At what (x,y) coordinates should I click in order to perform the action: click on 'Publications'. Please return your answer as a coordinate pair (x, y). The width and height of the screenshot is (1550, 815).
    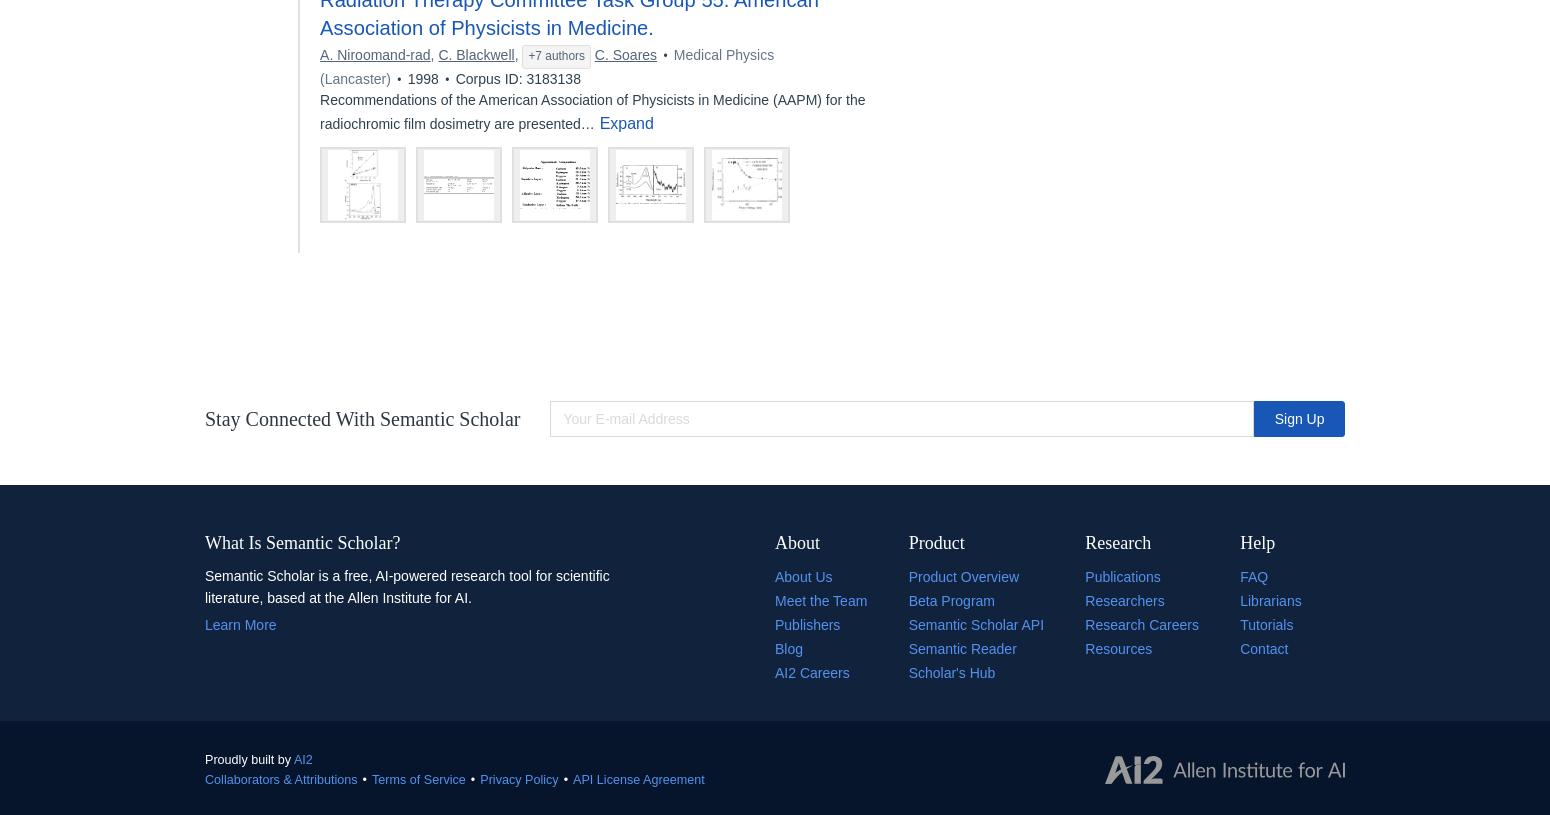
    Looking at the image, I should click on (1121, 574).